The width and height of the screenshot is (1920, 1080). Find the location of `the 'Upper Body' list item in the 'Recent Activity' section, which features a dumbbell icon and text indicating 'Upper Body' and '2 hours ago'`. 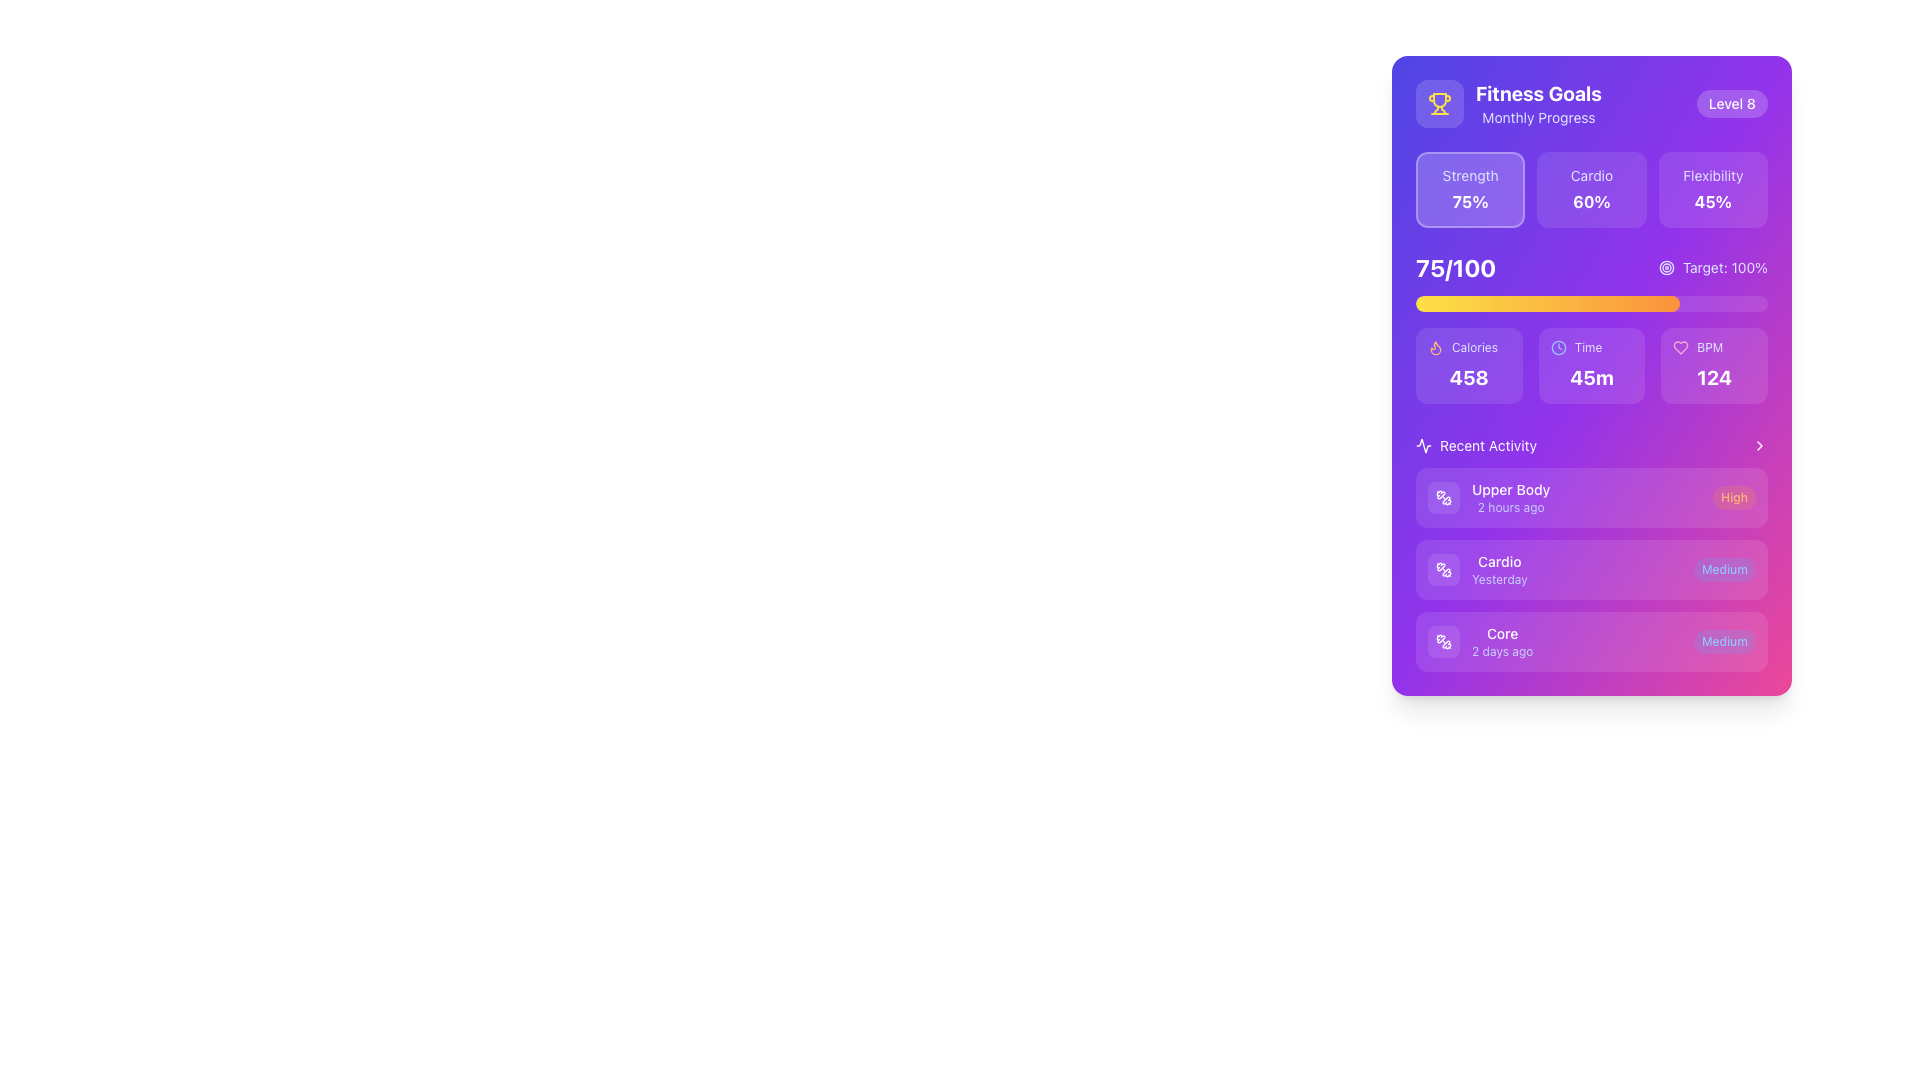

the 'Upper Body' list item in the 'Recent Activity' section, which features a dumbbell icon and text indicating 'Upper Body' and '2 hours ago' is located at coordinates (1489, 496).